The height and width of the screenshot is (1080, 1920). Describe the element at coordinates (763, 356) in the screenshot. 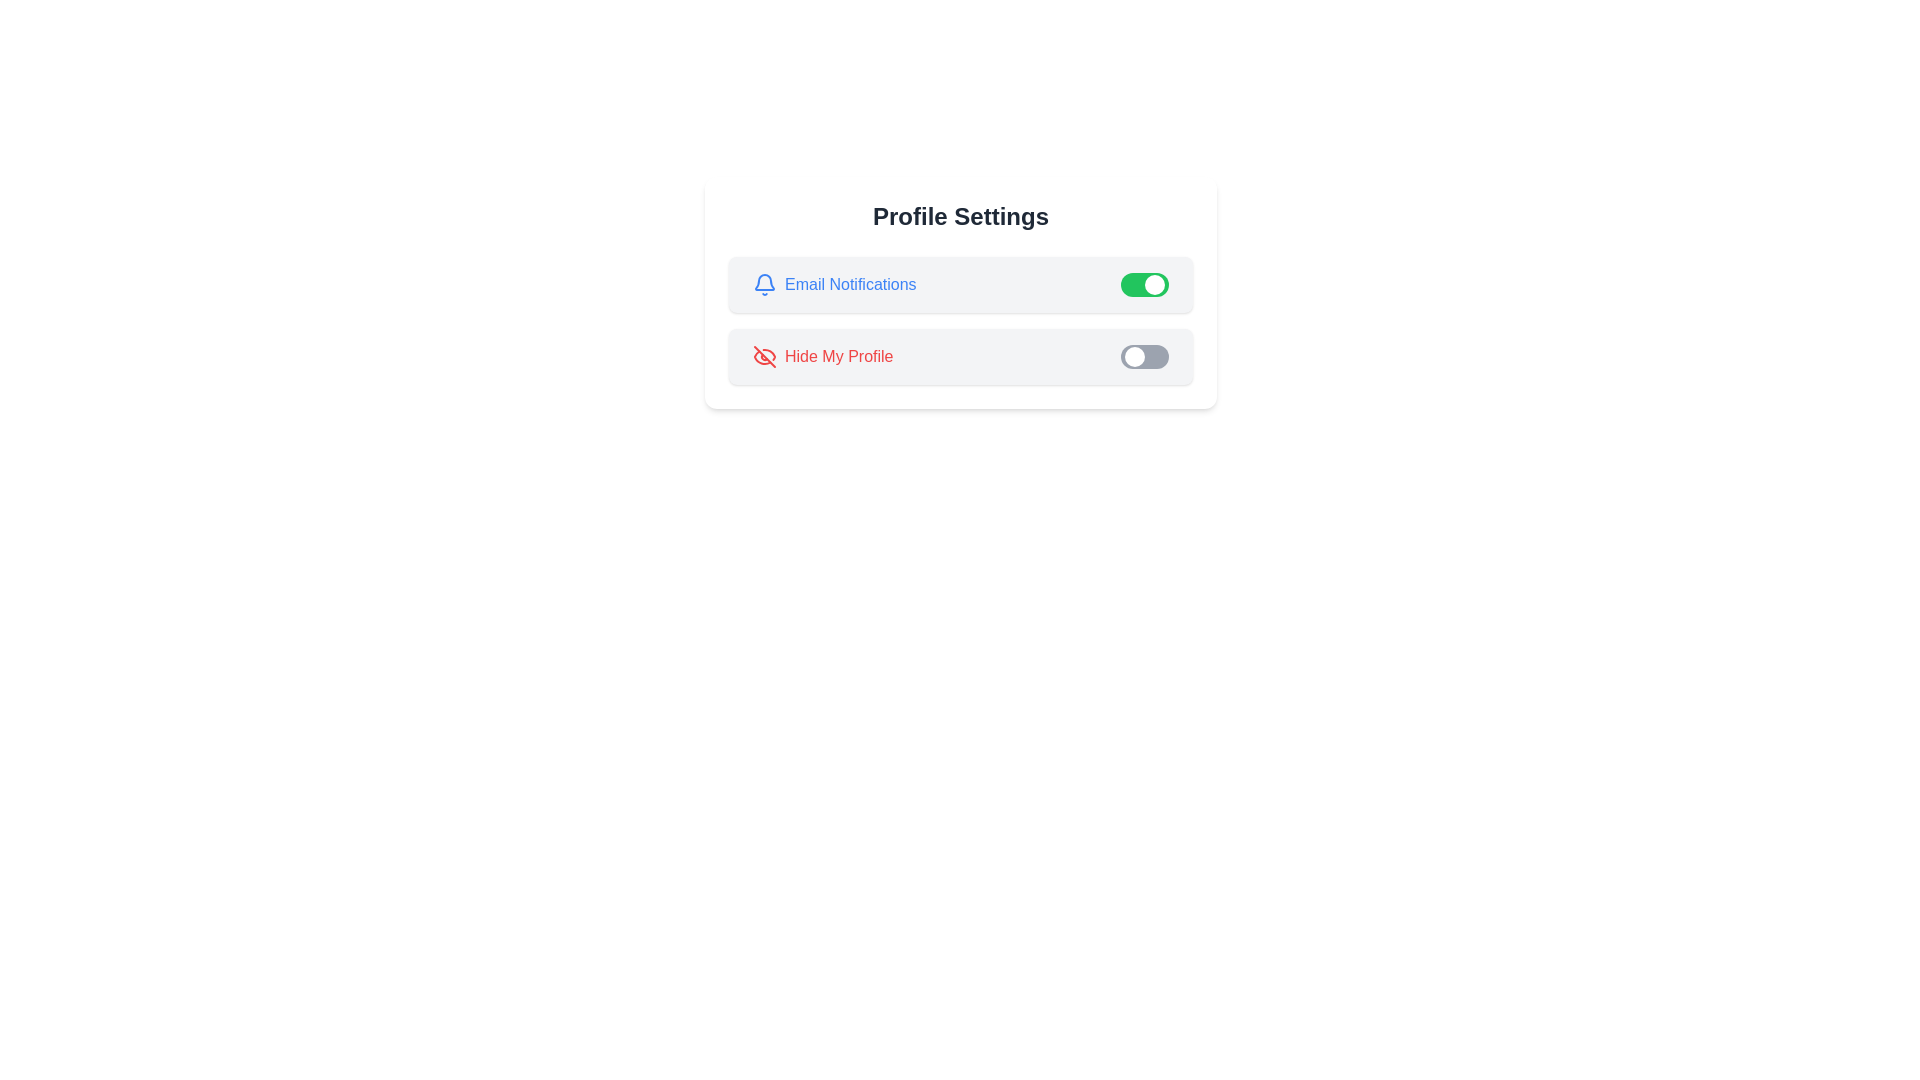

I see `the 'Hide My Profile' icon in the profile settings section to visually represent the action of making a profile invisible` at that location.